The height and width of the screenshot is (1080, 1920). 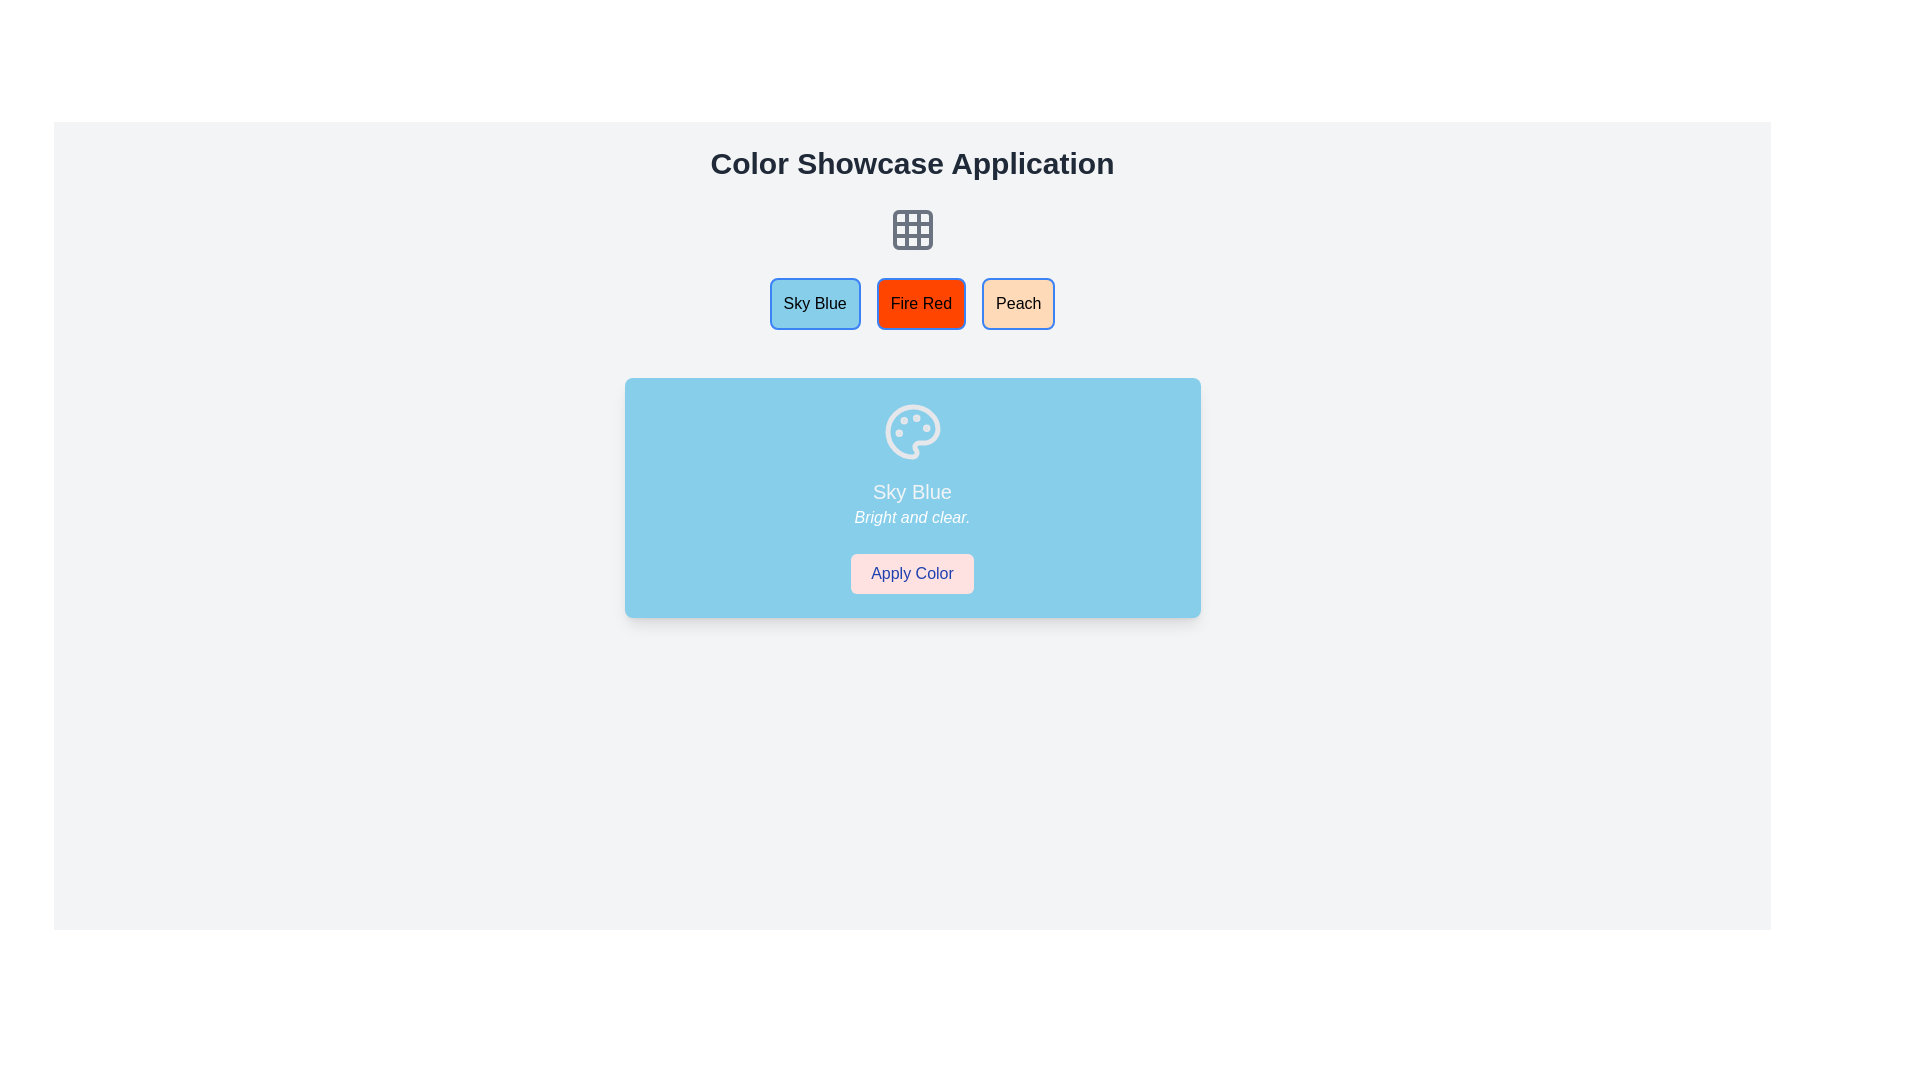 I want to click on the descriptive label text within the main blue-styled card, which is located below the palette icon and above the smaller text 'Bright and clear.', so click(x=911, y=492).